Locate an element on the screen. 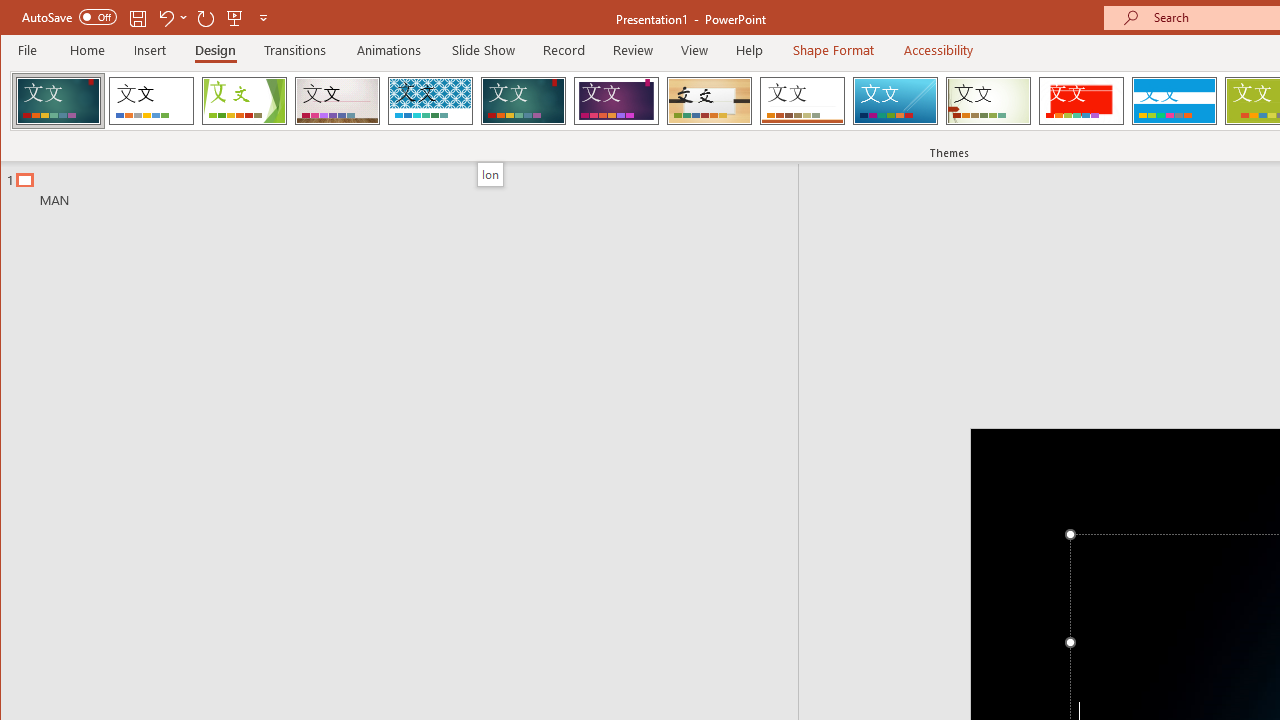  'Integral' is located at coordinates (429, 100).